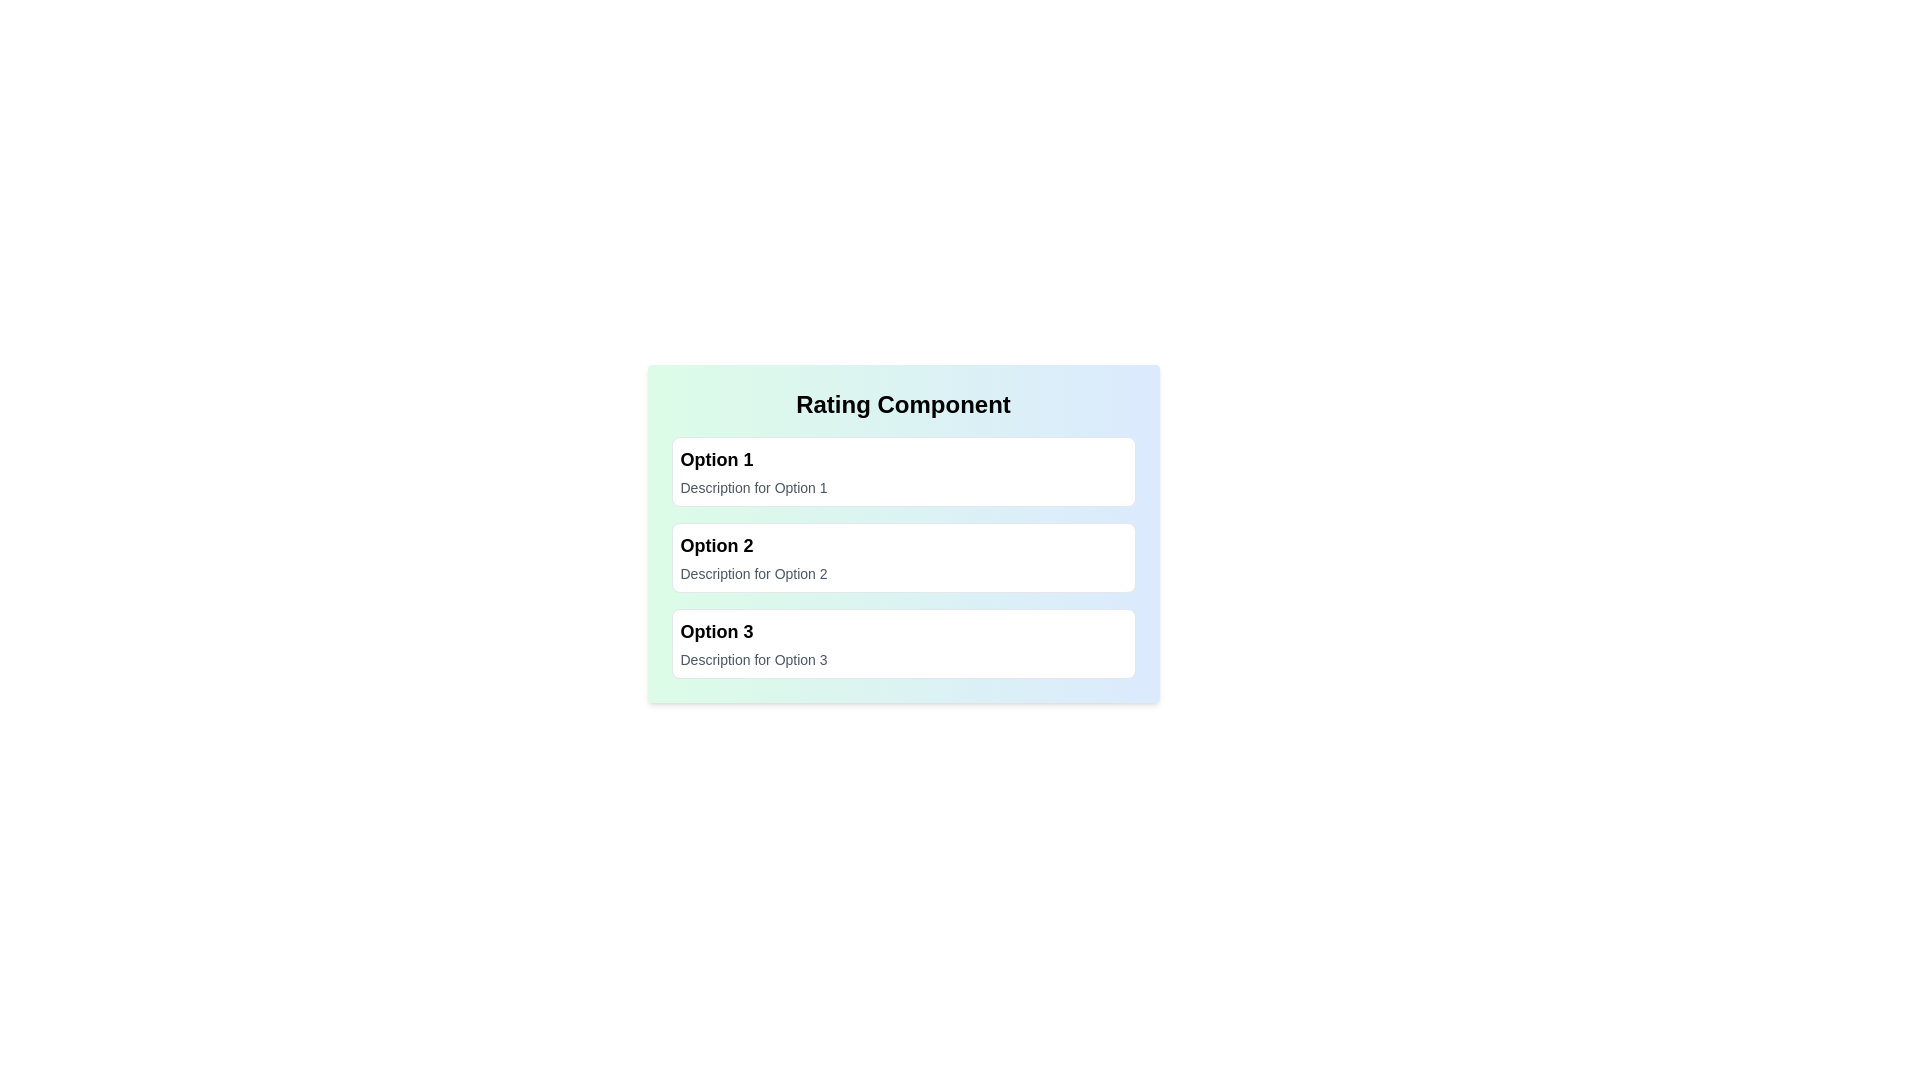 The width and height of the screenshot is (1920, 1080). I want to click on the second option in the 'Rating Component' which is a selectable Button/Selection Card, so click(902, 558).